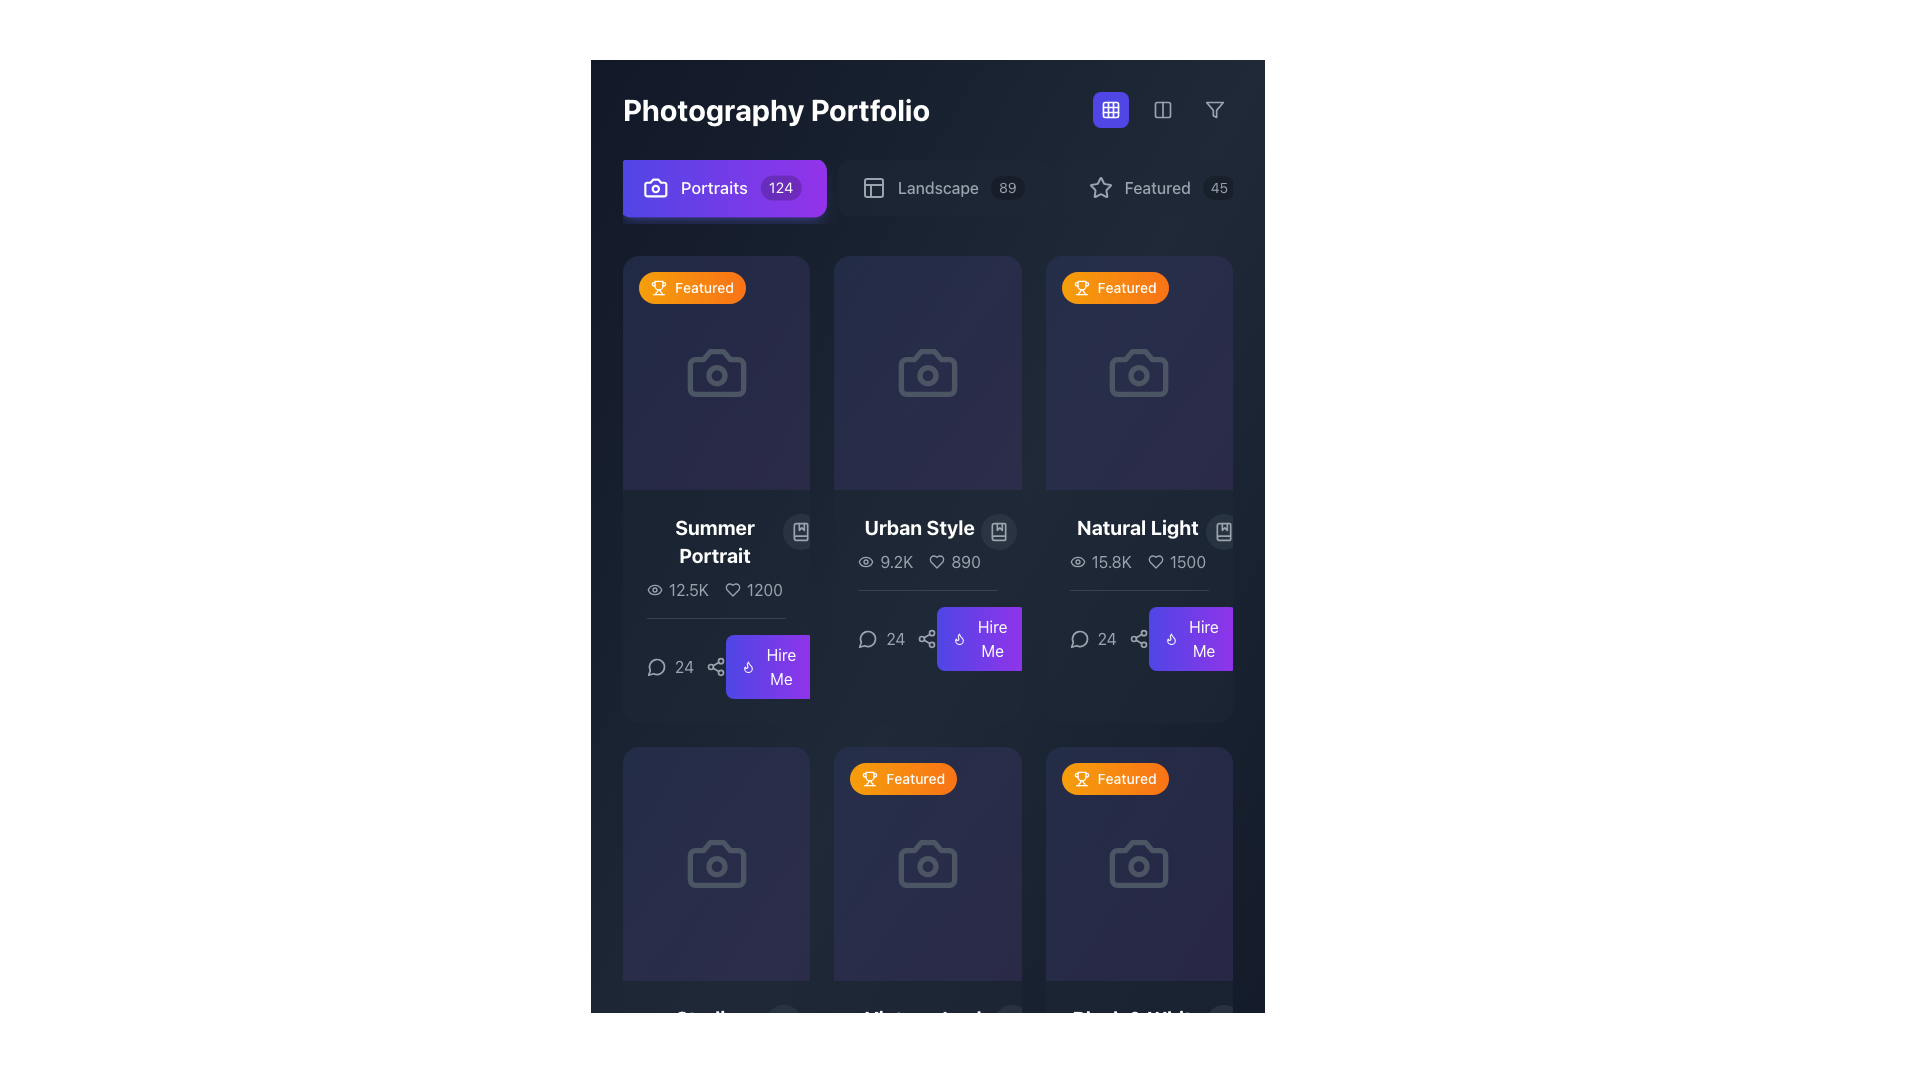 The height and width of the screenshot is (1080, 1920). I want to click on the star icon, which is a minimalistic outline design in light gray, located to the left of the text 'Featured' in the top menu bar, so click(1099, 188).